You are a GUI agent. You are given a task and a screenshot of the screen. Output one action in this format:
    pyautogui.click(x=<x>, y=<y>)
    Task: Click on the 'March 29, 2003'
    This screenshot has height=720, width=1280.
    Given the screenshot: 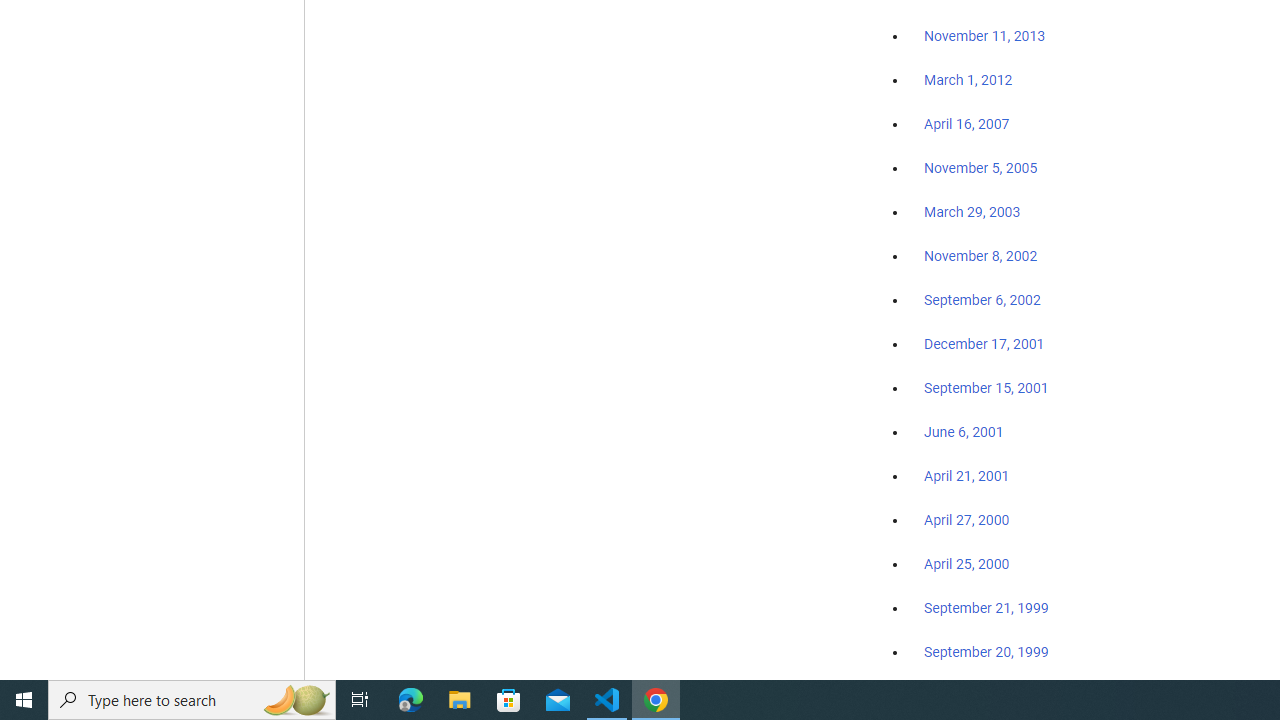 What is the action you would take?
    pyautogui.click(x=972, y=212)
    